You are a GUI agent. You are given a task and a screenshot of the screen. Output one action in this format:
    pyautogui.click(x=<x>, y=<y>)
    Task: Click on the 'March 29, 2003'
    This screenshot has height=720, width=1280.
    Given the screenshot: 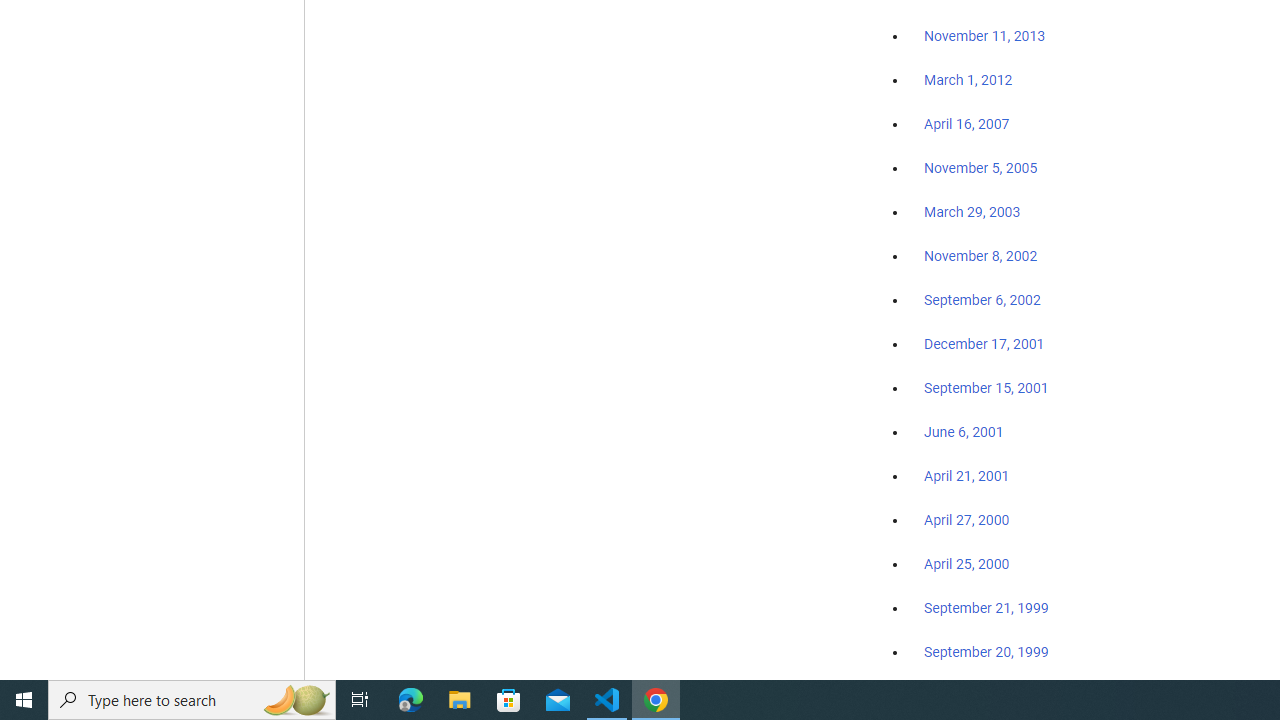 What is the action you would take?
    pyautogui.click(x=972, y=212)
    